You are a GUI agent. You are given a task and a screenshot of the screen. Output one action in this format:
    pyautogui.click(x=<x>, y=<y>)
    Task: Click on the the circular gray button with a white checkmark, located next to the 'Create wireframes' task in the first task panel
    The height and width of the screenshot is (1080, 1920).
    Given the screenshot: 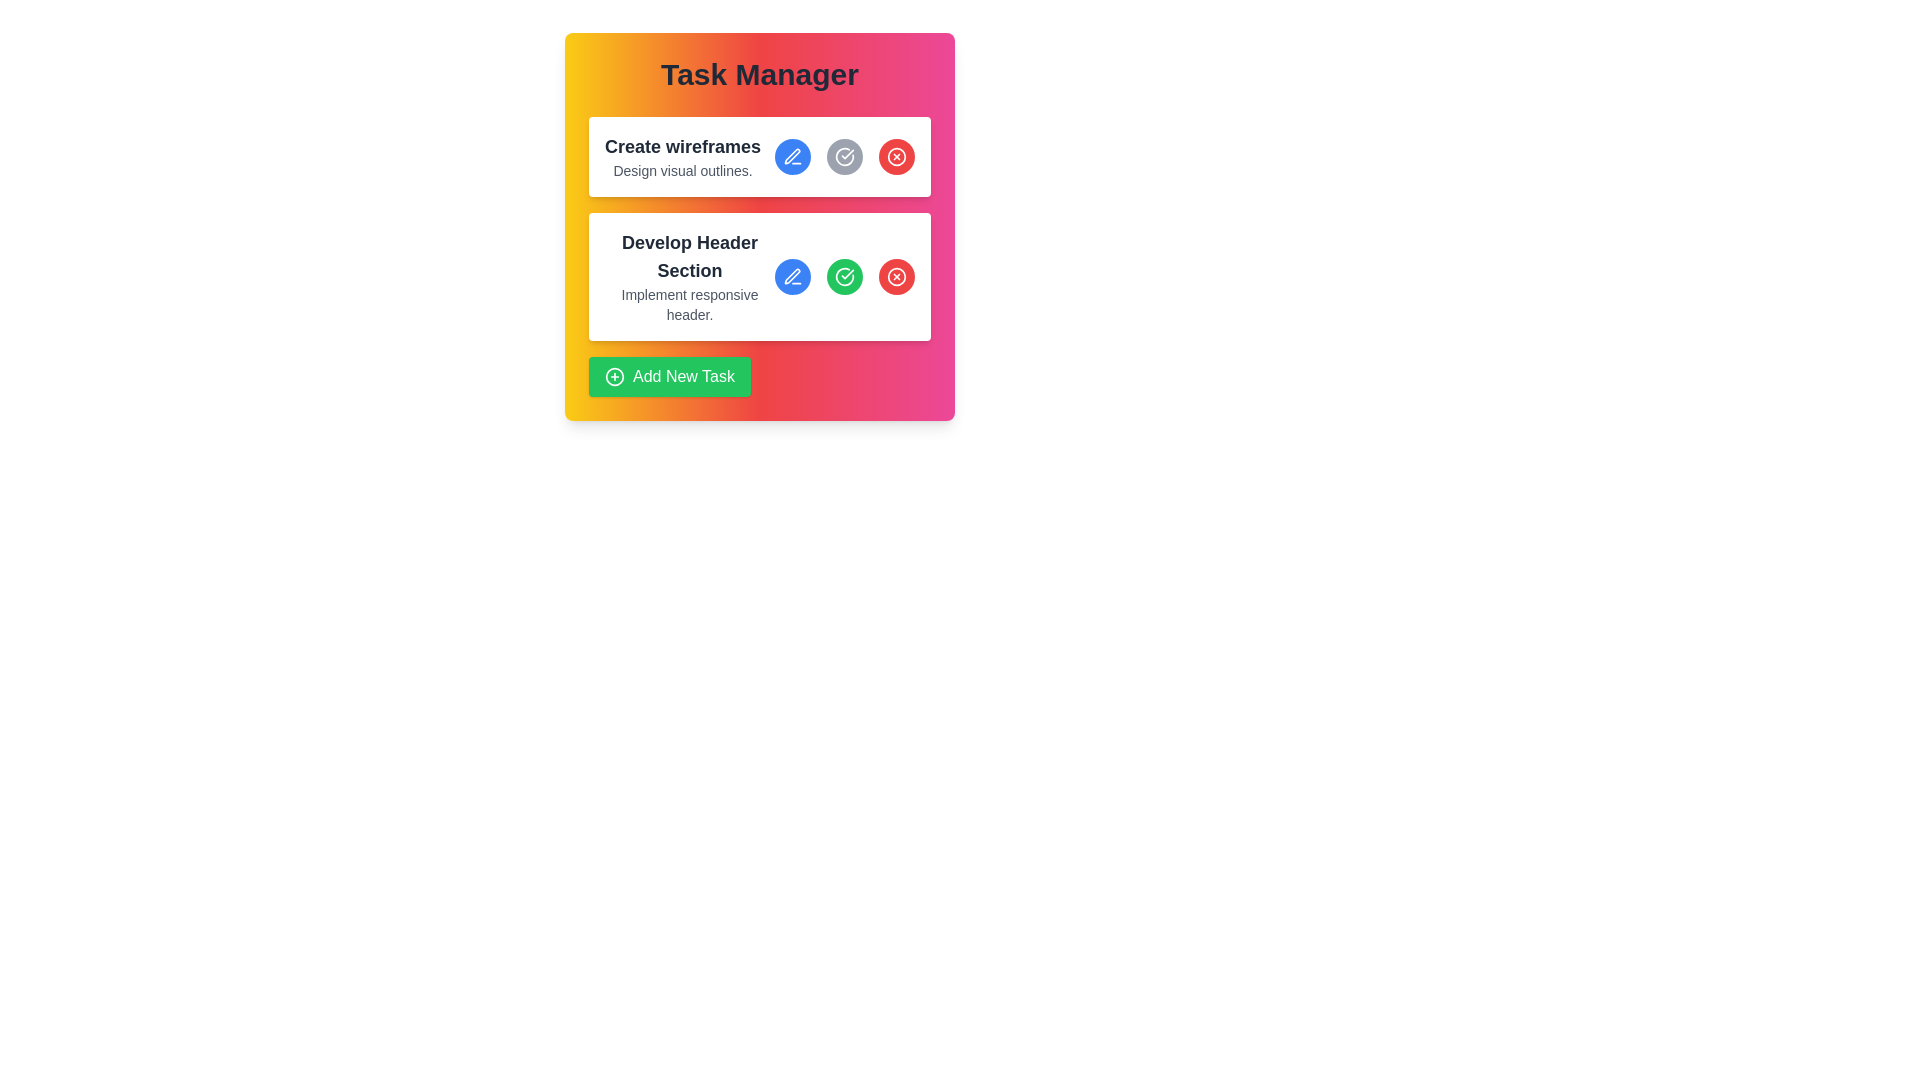 What is the action you would take?
    pyautogui.click(x=844, y=156)
    